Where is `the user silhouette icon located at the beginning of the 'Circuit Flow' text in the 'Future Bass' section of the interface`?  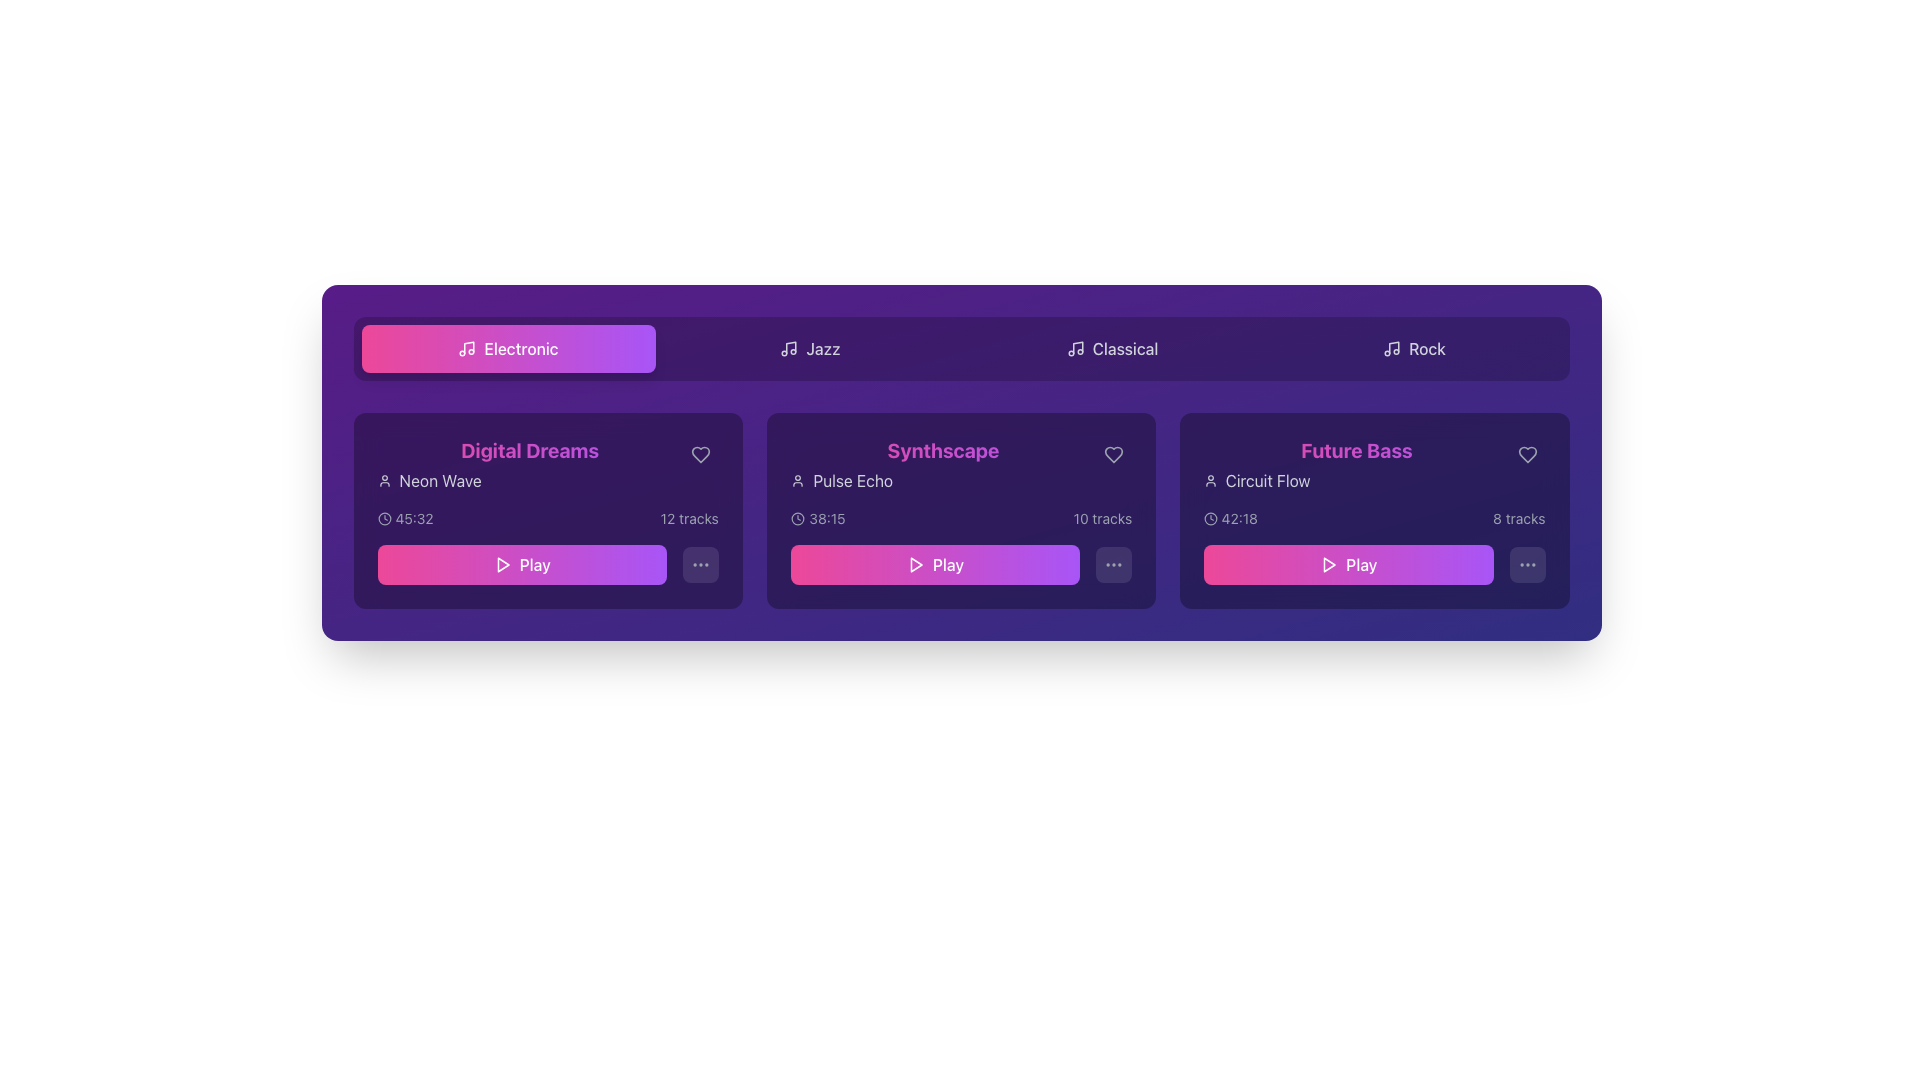
the user silhouette icon located at the beginning of the 'Circuit Flow' text in the 'Future Bass' section of the interface is located at coordinates (1210, 481).